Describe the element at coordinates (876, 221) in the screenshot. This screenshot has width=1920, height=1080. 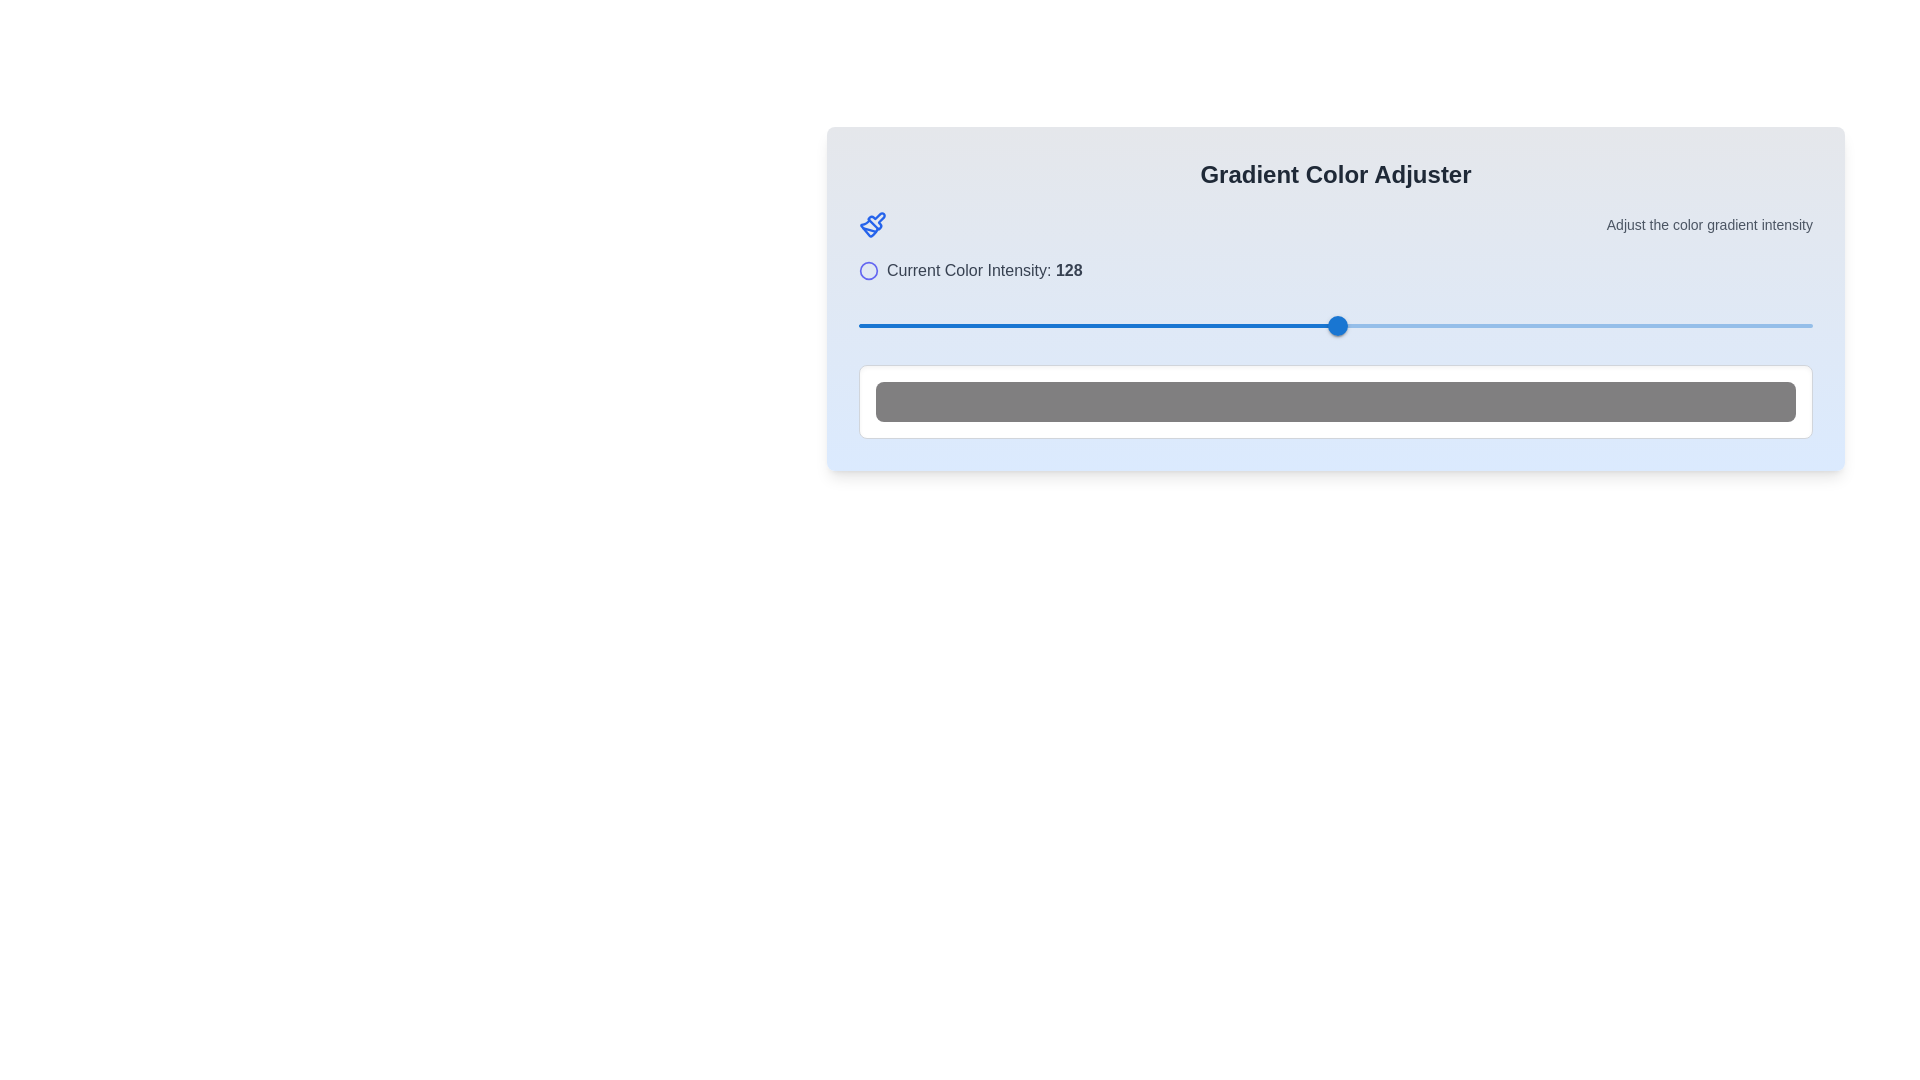
I see `properties of the icon located at the top-left corner of the card containing 'Gradient Color Adjuster', which is part of the 'paintbrush' vector group` at that location.